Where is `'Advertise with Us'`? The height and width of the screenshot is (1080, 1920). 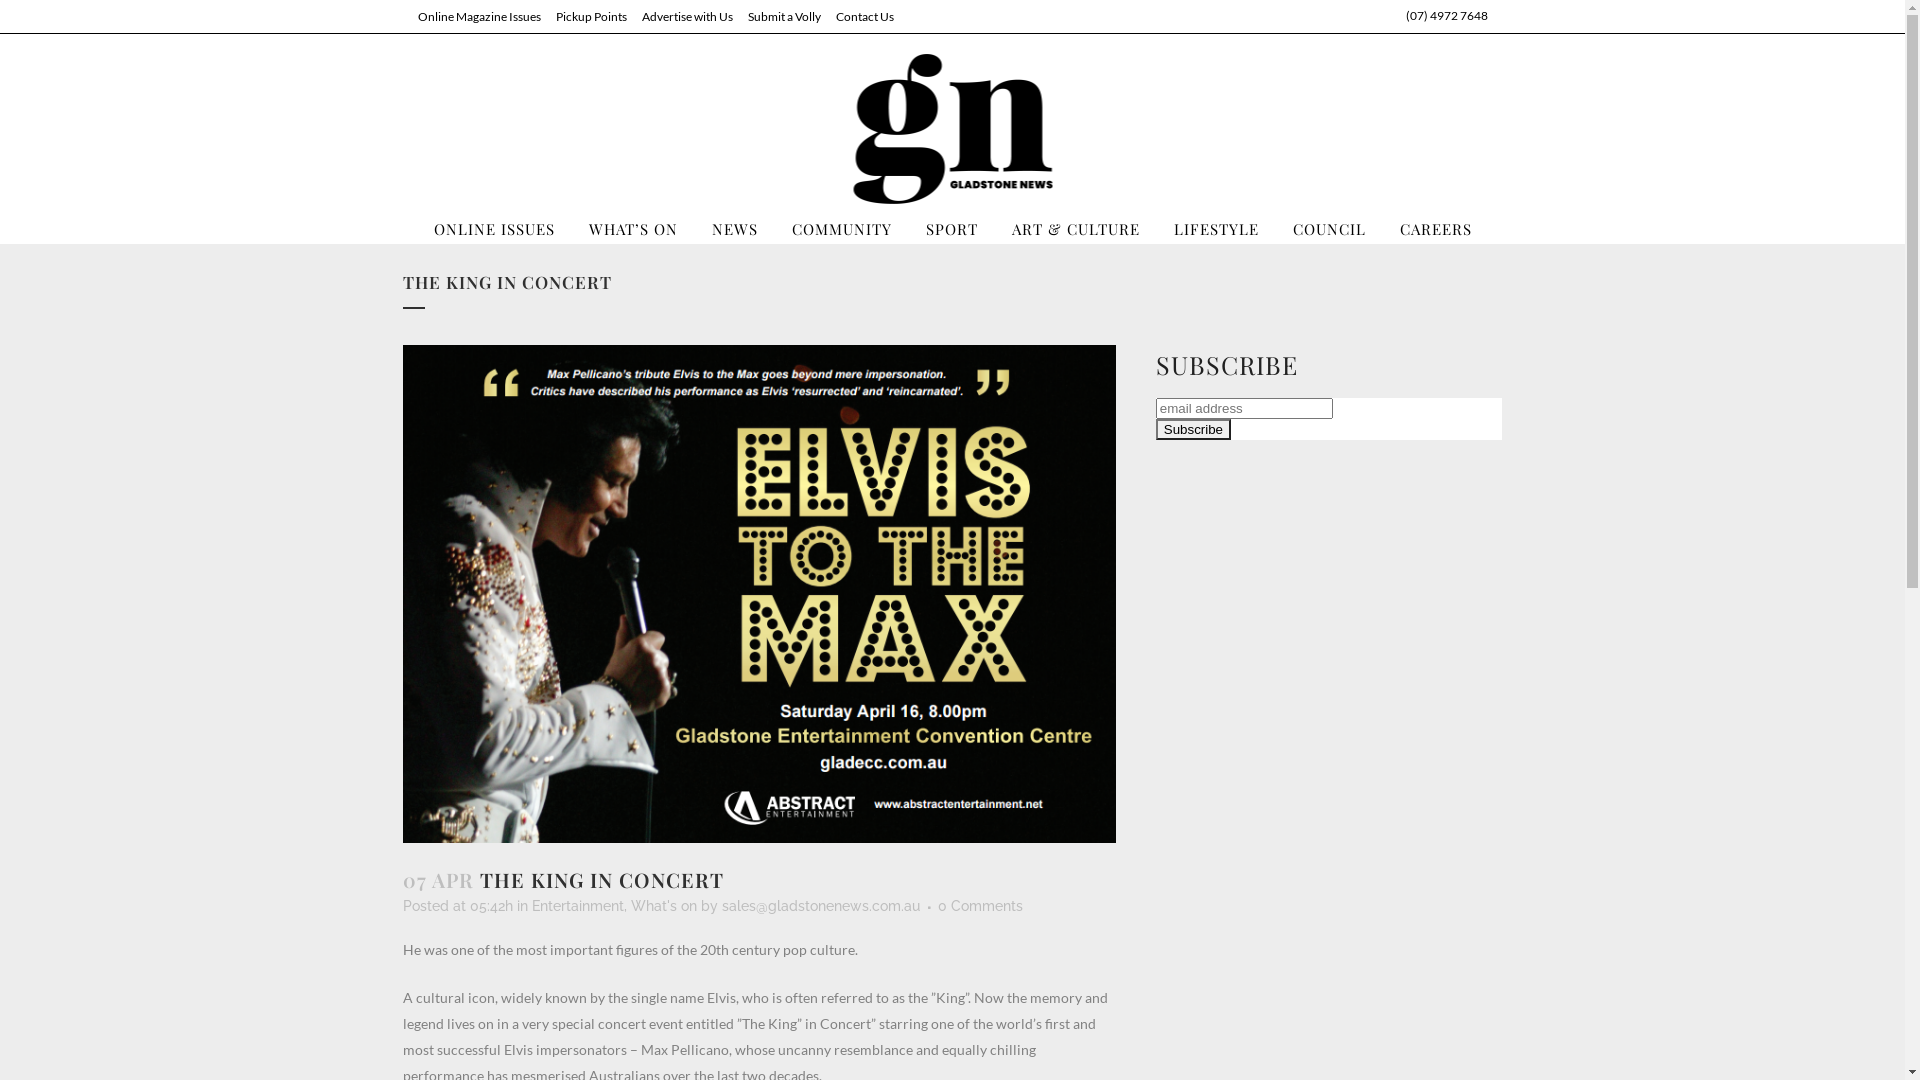 'Advertise with Us' is located at coordinates (678, 16).